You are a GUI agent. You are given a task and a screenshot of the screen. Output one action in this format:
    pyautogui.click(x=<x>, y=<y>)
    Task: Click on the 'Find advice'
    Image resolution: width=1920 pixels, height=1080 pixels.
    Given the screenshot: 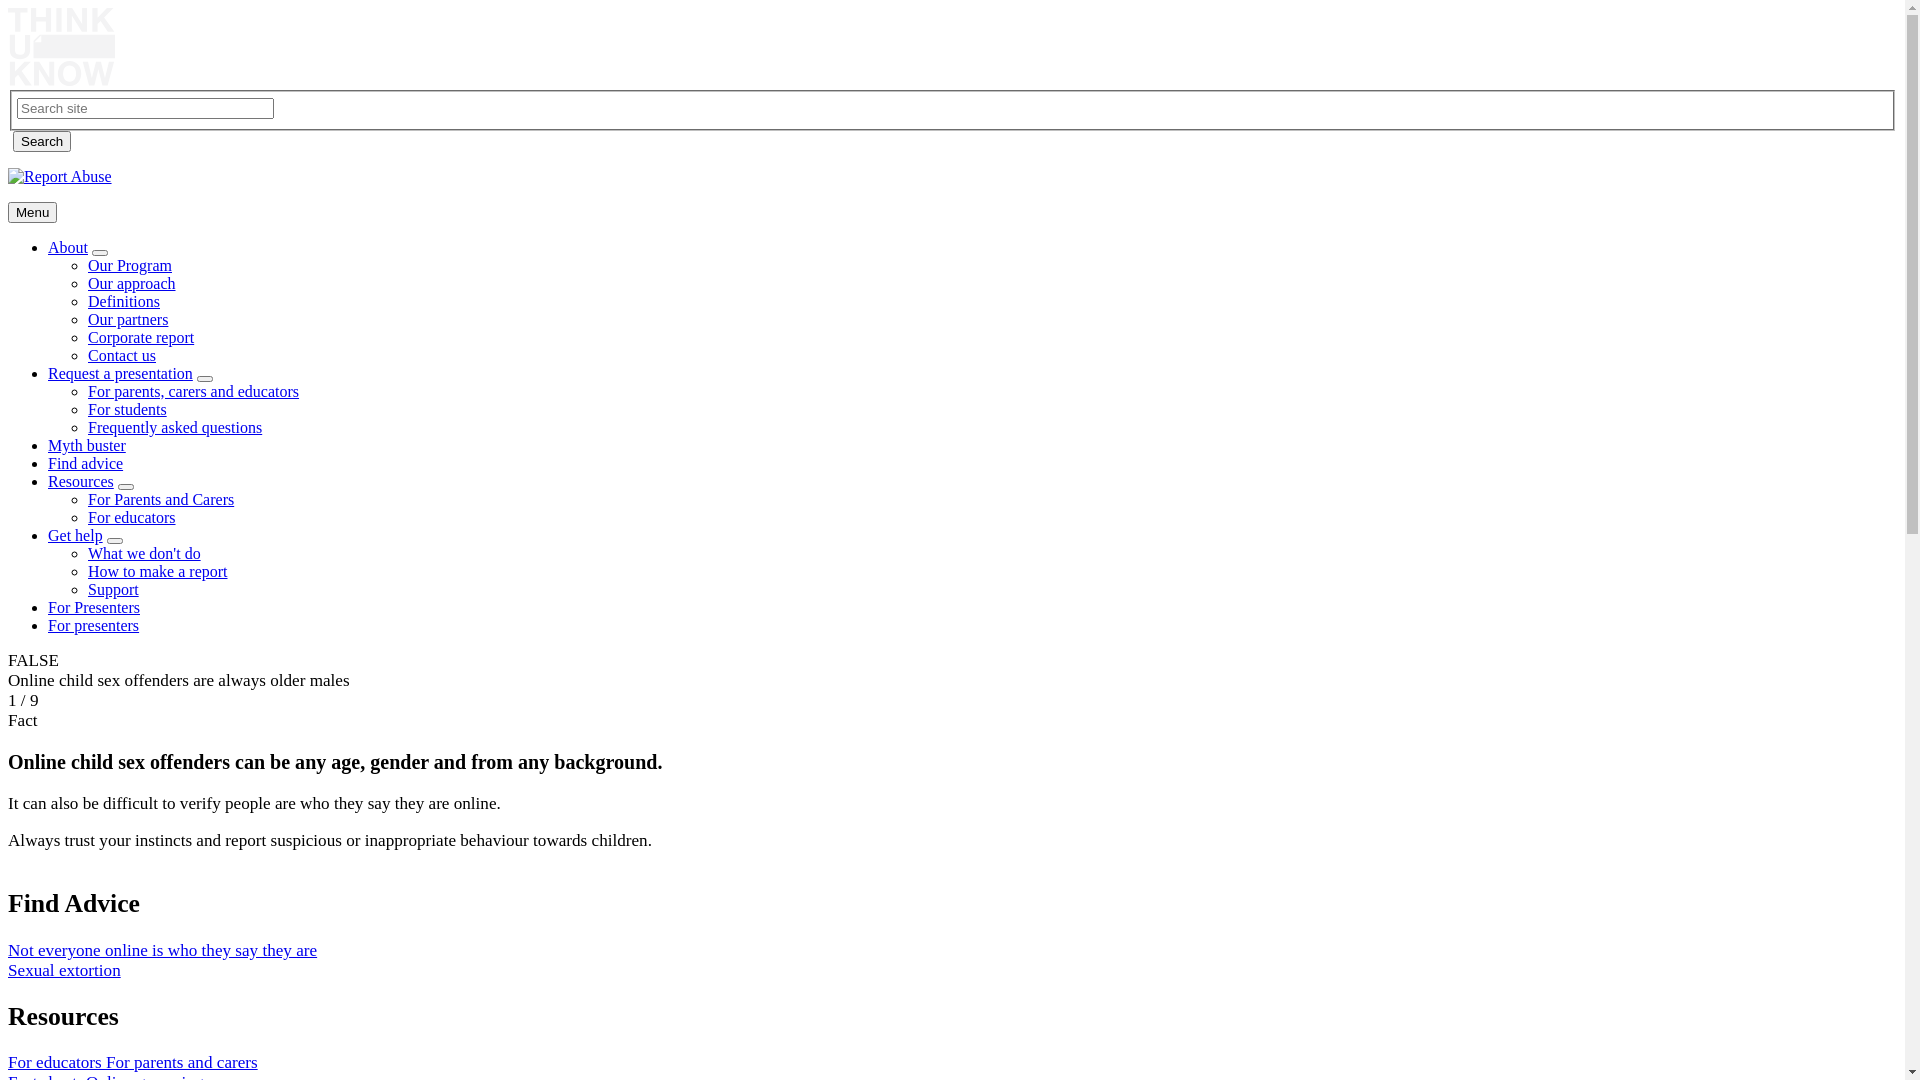 What is the action you would take?
    pyautogui.click(x=84, y=463)
    